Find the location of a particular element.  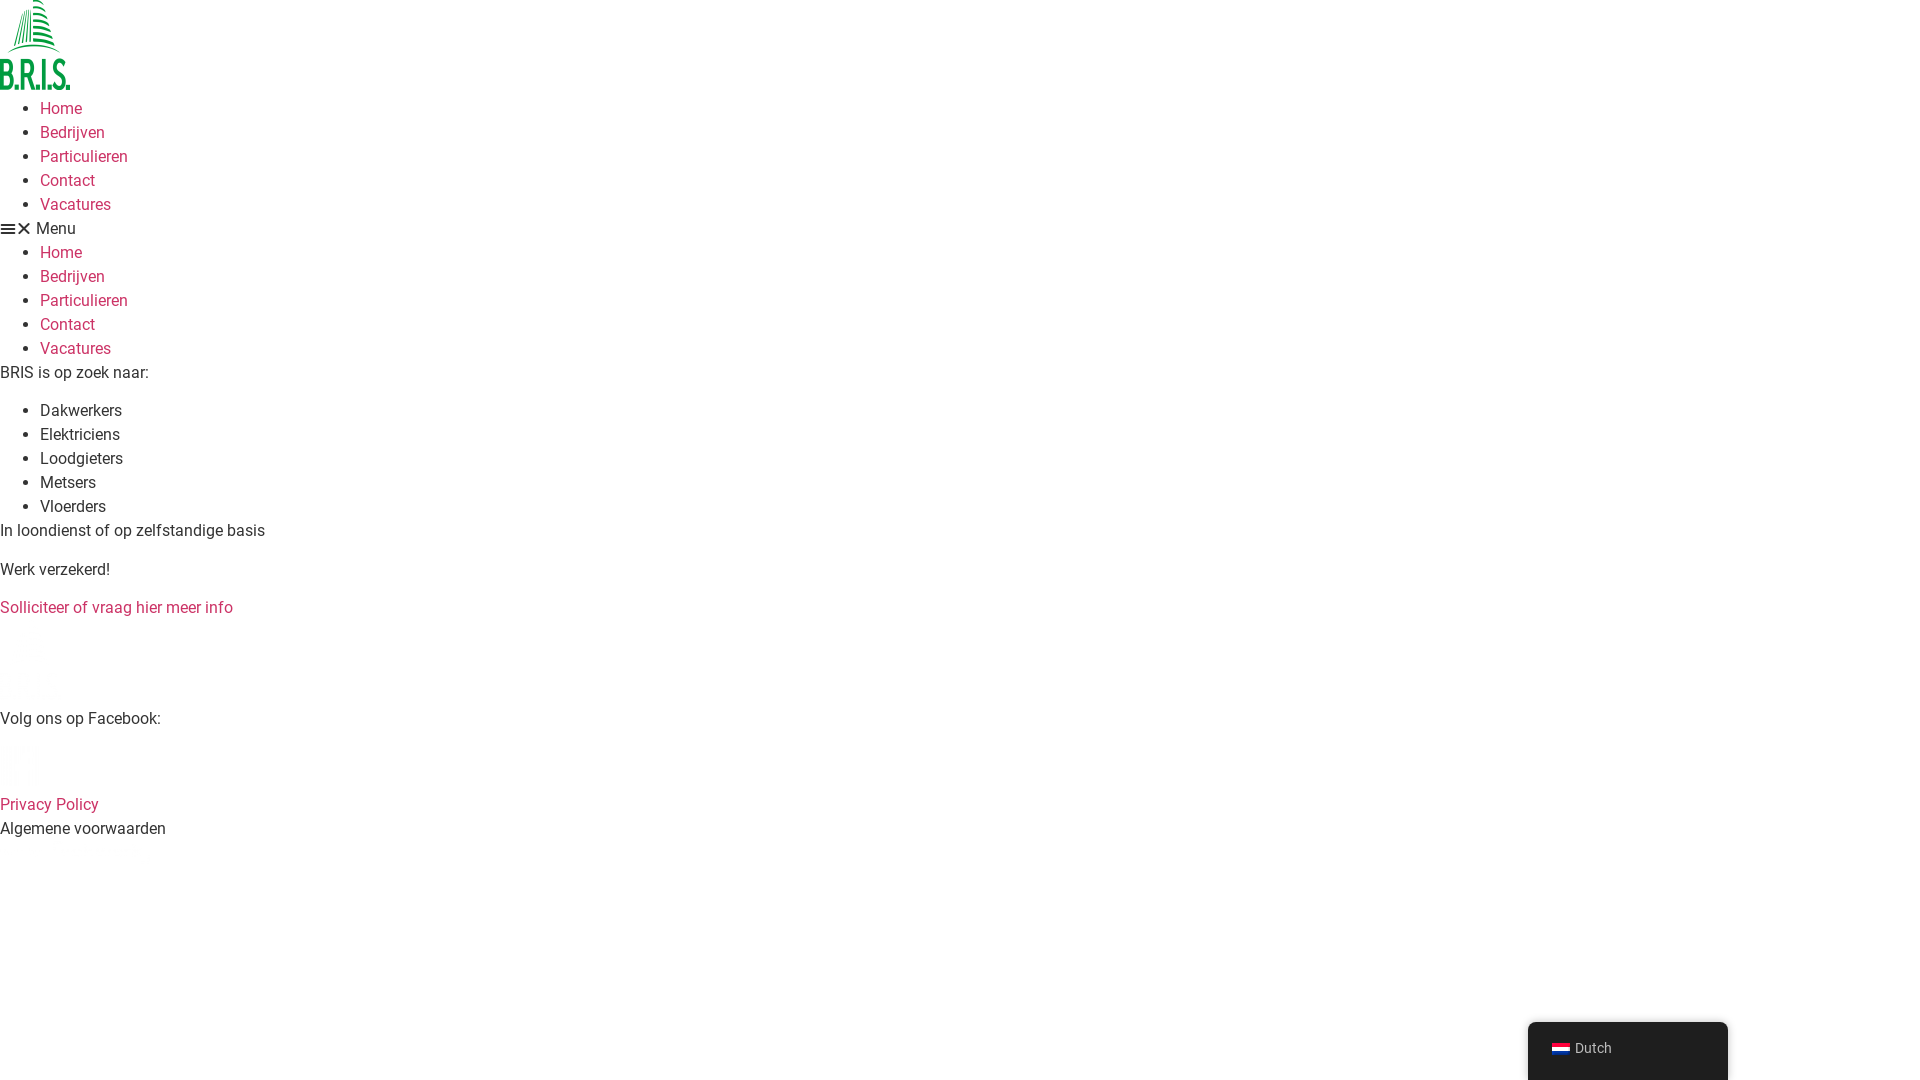

'Particulieren' is located at coordinates (82, 155).